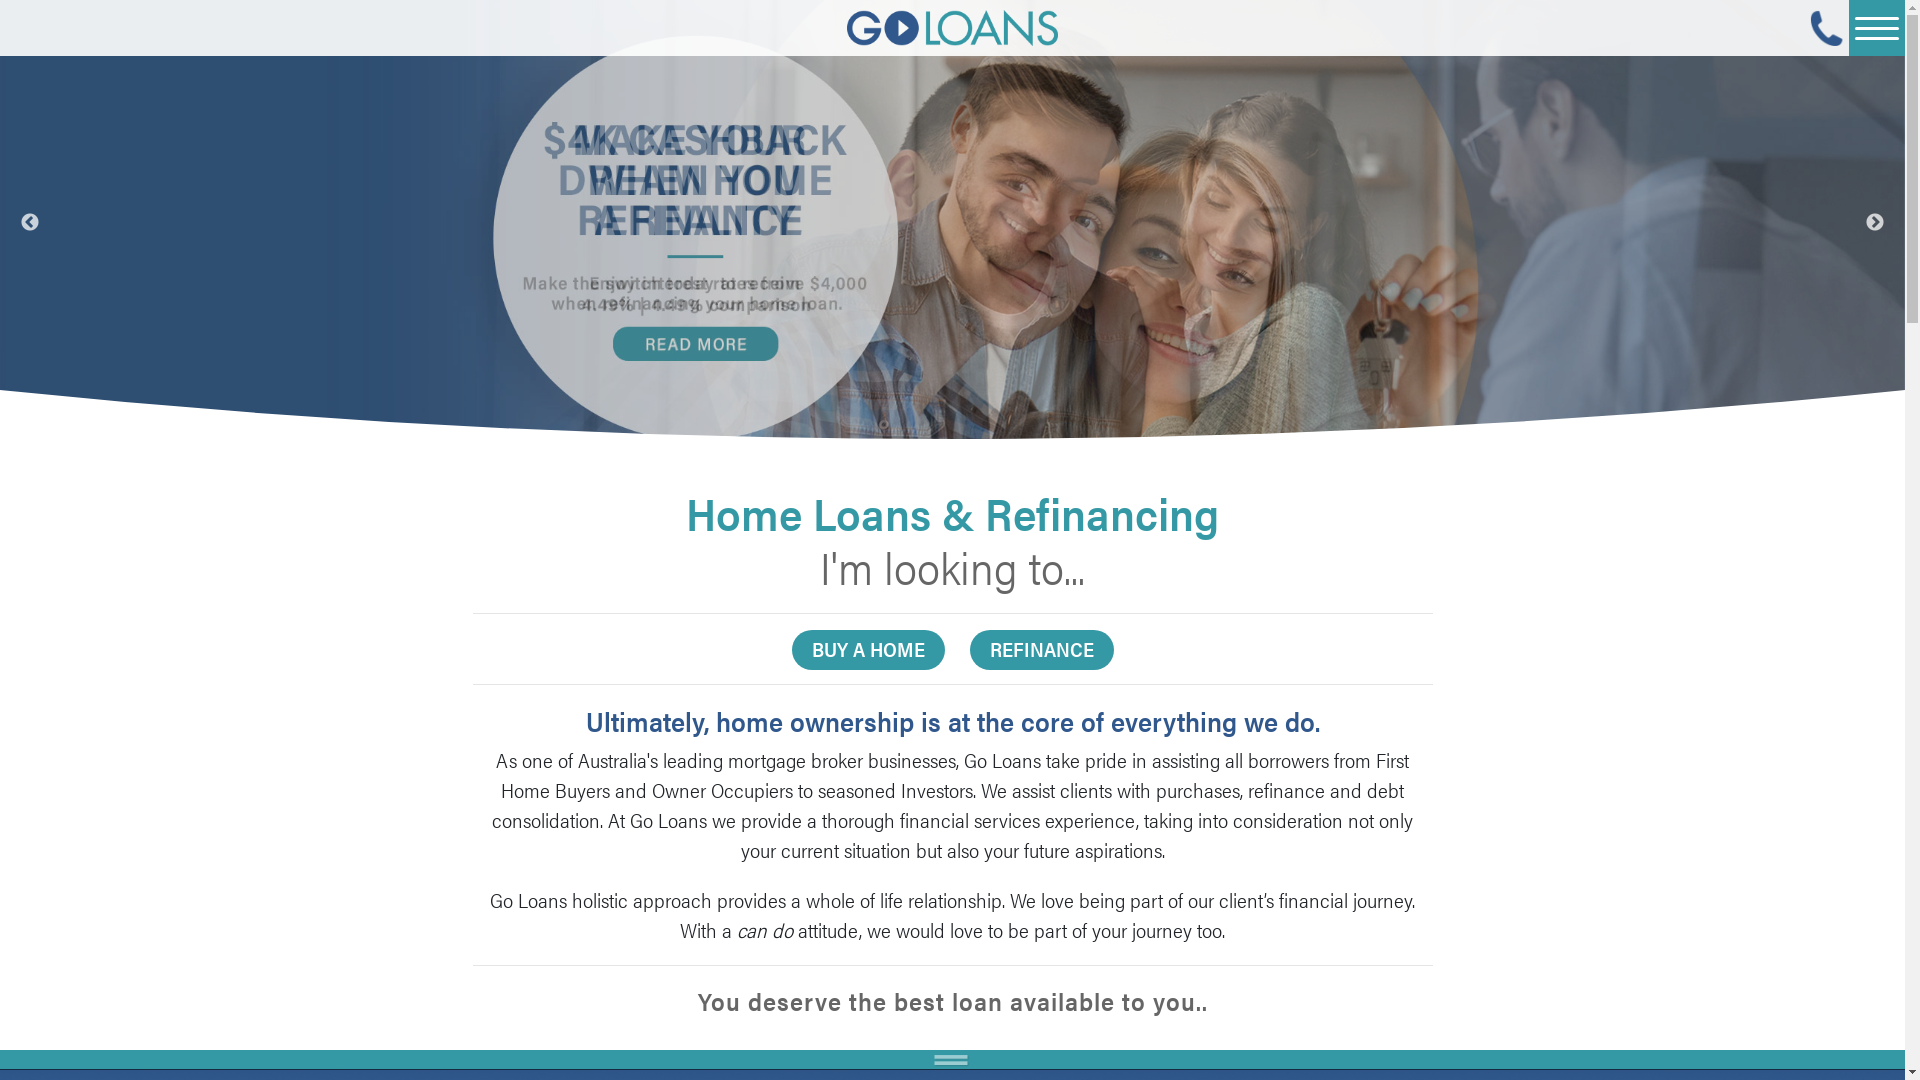 Image resolution: width=1920 pixels, height=1080 pixels. What do you see at coordinates (868, 650) in the screenshot?
I see `'BUY A HOME'` at bounding box center [868, 650].